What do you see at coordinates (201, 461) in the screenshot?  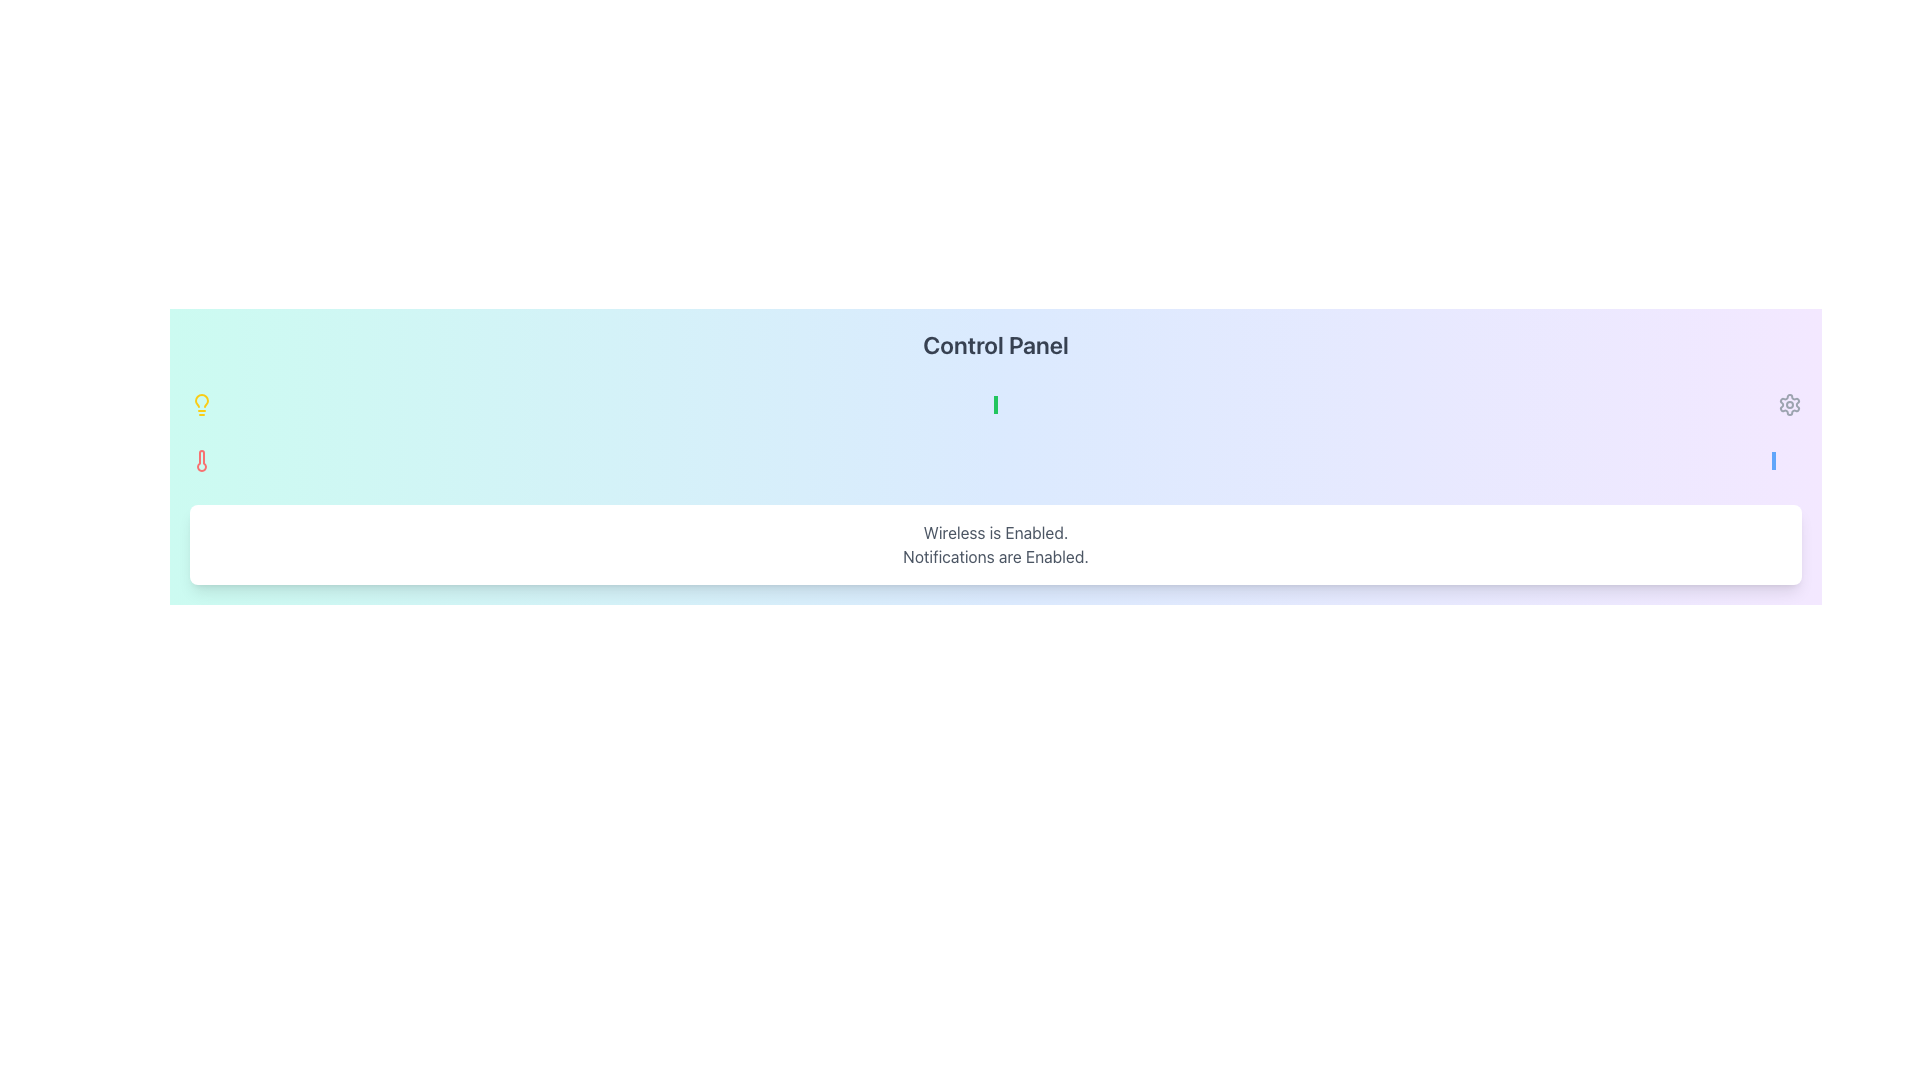 I see `the temperature-related SVG icon located on the left side of the interface, below the light bulb icon` at bounding box center [201, 461].